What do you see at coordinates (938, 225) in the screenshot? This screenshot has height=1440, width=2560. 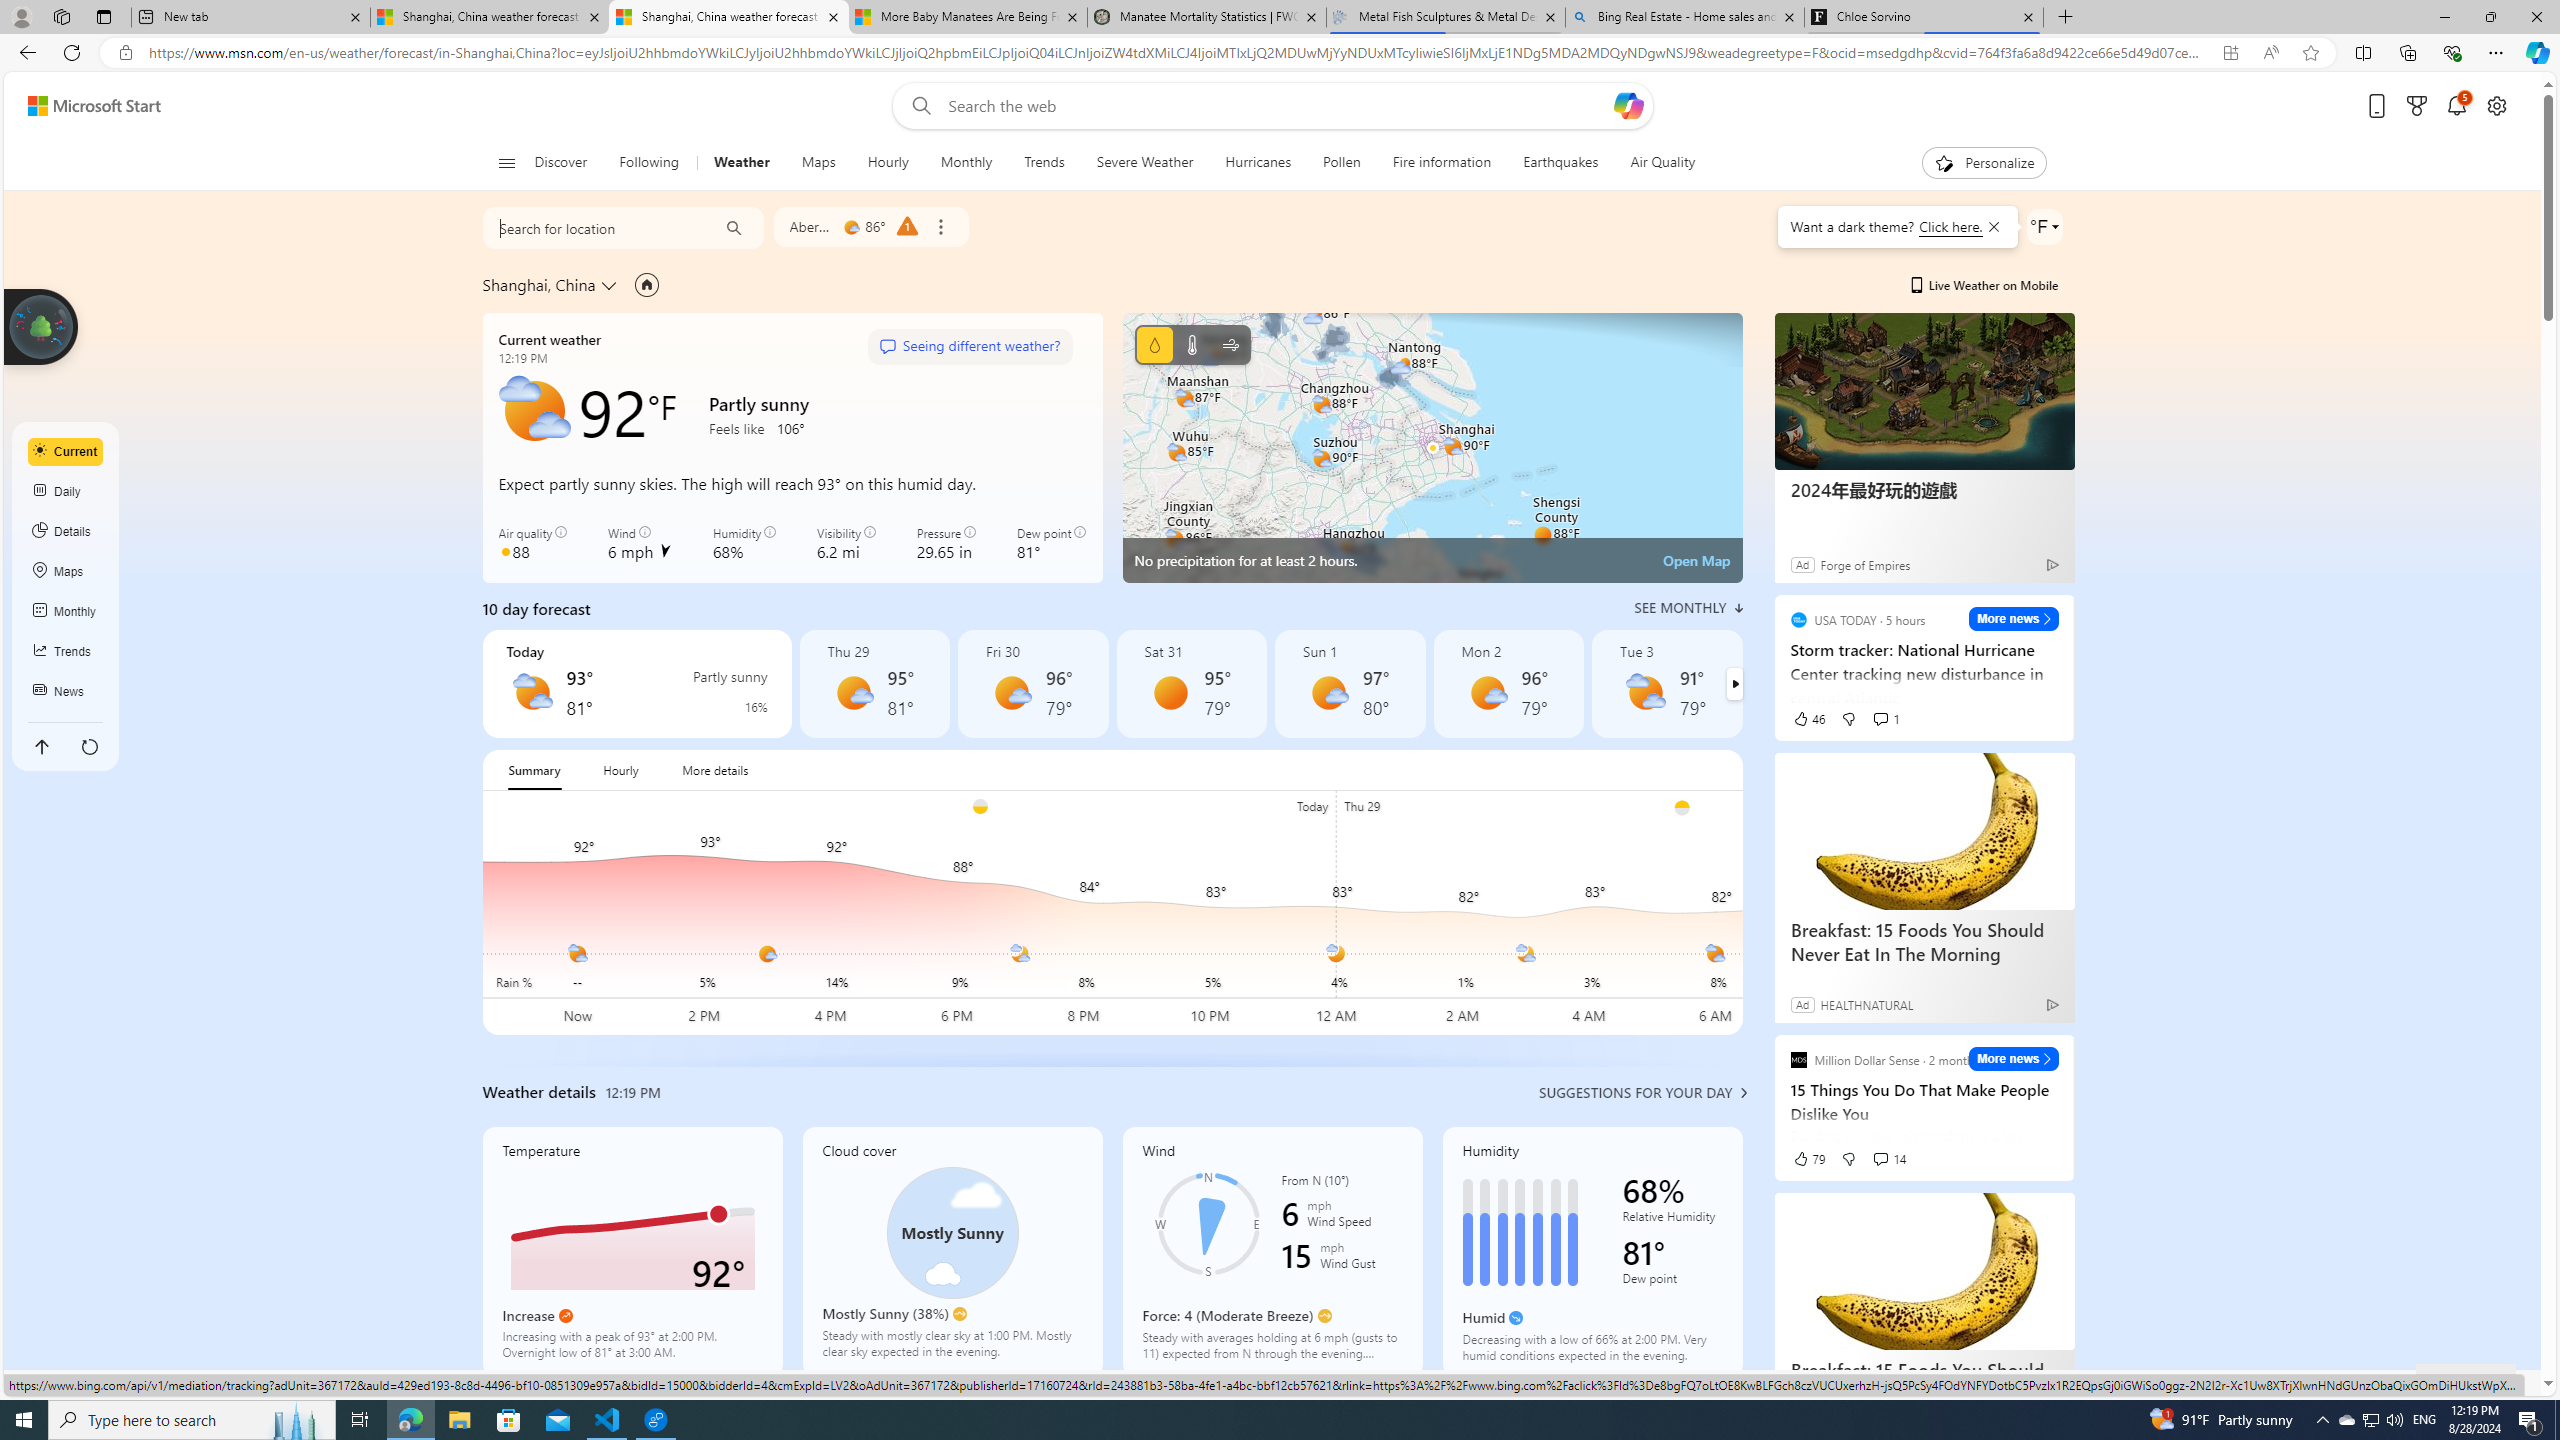 I see `'Remove location'` at bounding box center [938, 225].